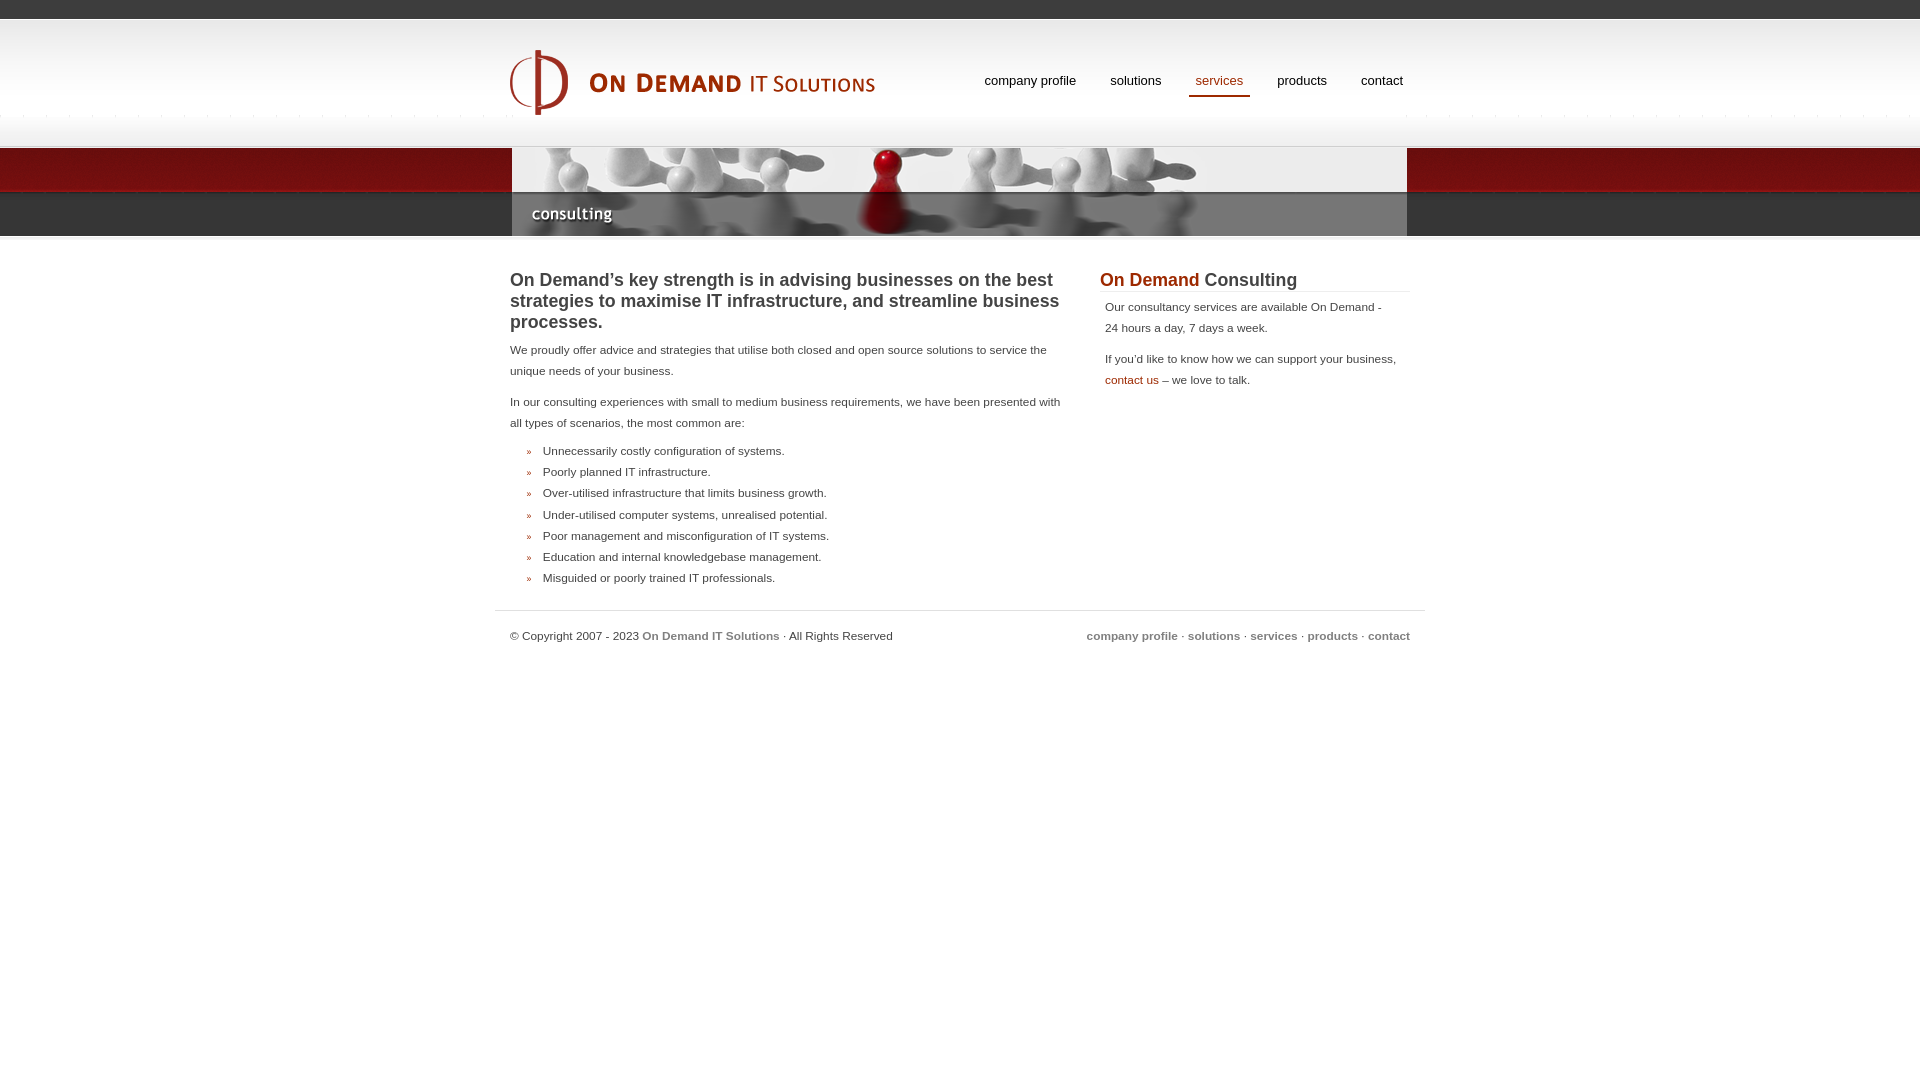  I want to click on 'company profile', so click(1085, 636).